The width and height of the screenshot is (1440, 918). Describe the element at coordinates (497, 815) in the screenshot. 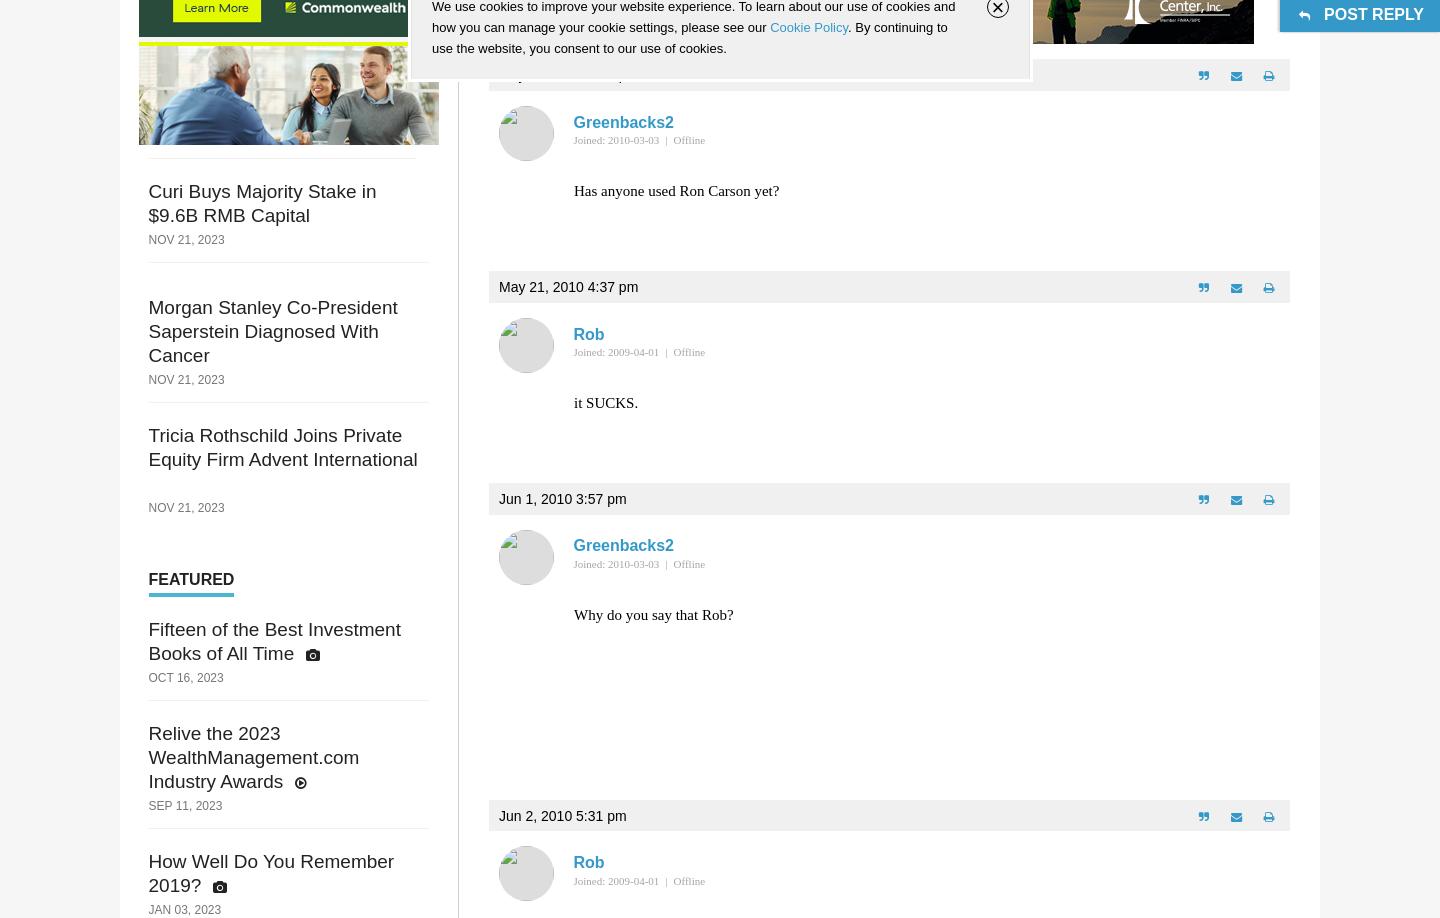

I see `'Jun 2, 2010 5:31 pm'` at that location.